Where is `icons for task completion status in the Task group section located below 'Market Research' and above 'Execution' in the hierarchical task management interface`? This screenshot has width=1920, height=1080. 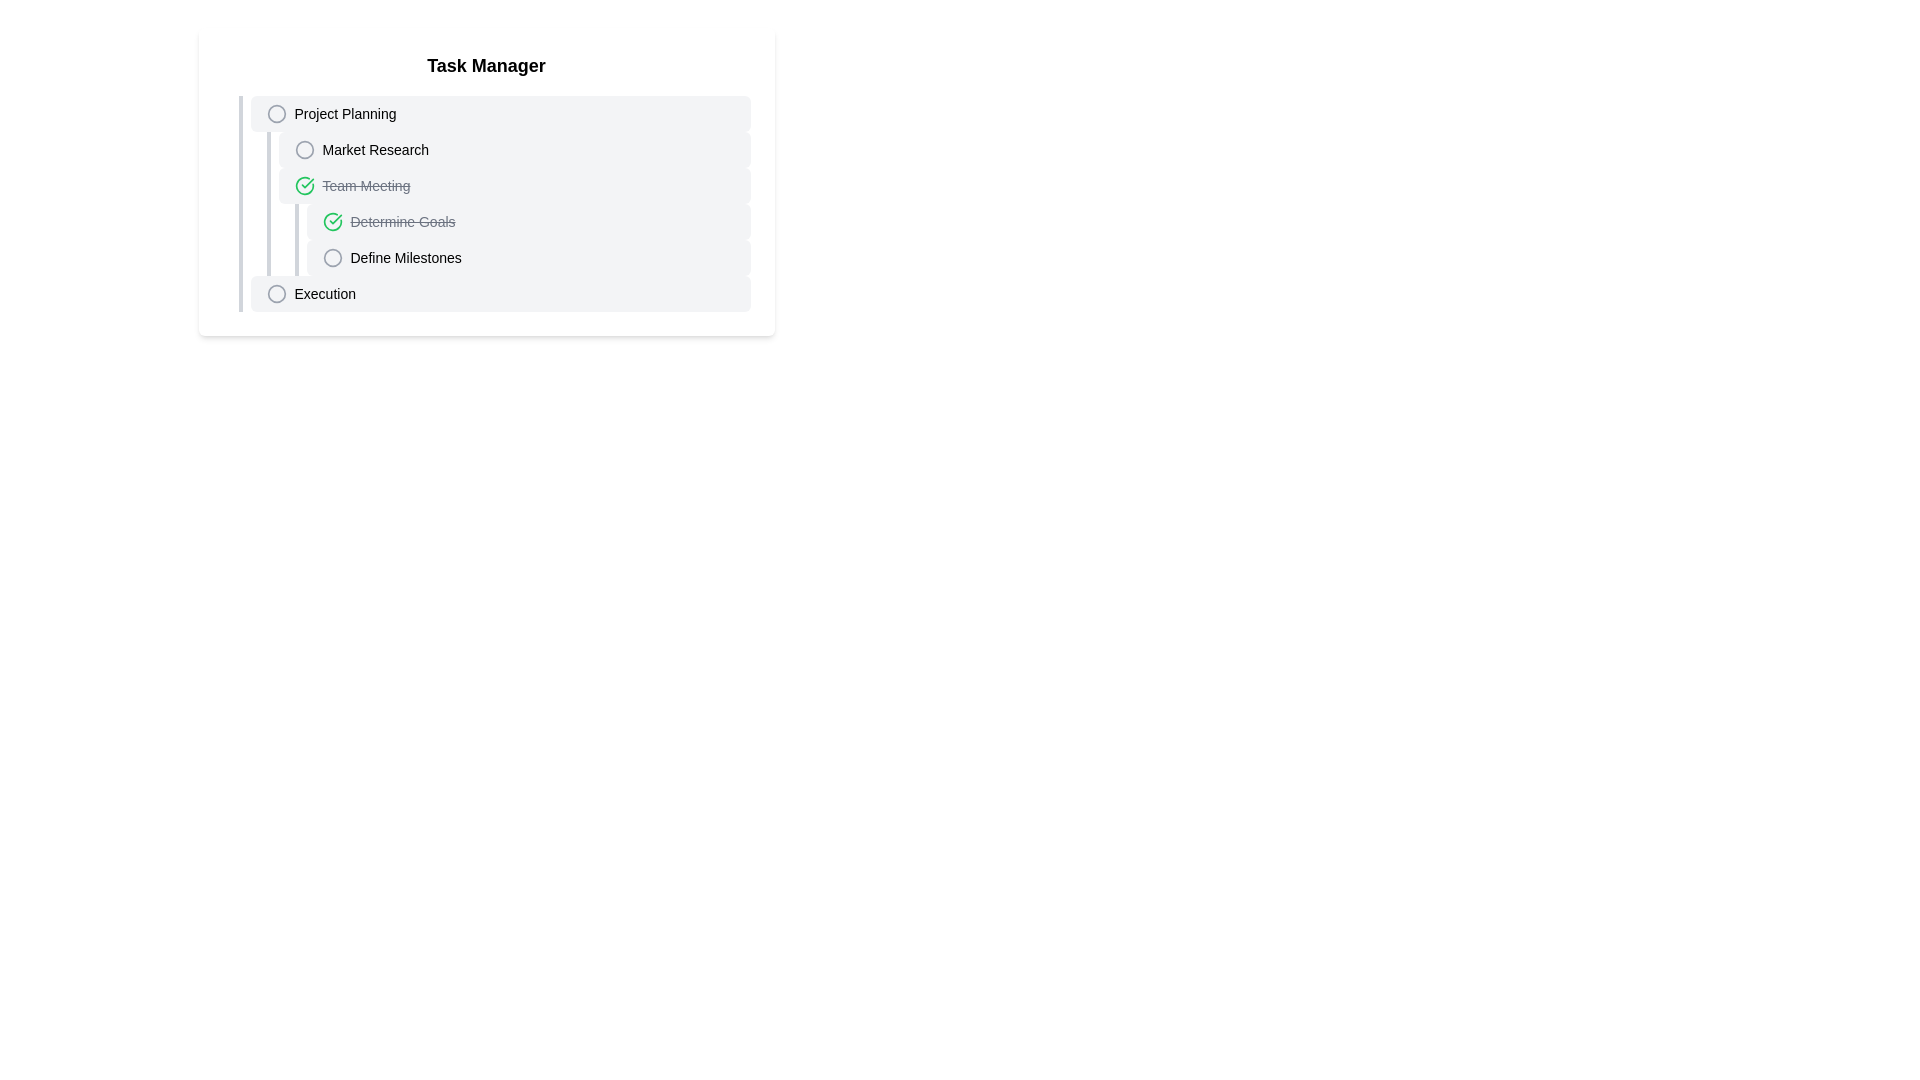
icons for task completion status in the Task group section located below 'Market Research' and above 'Execution' in the hierarchical task management interface is located at coordinates (508, 222).